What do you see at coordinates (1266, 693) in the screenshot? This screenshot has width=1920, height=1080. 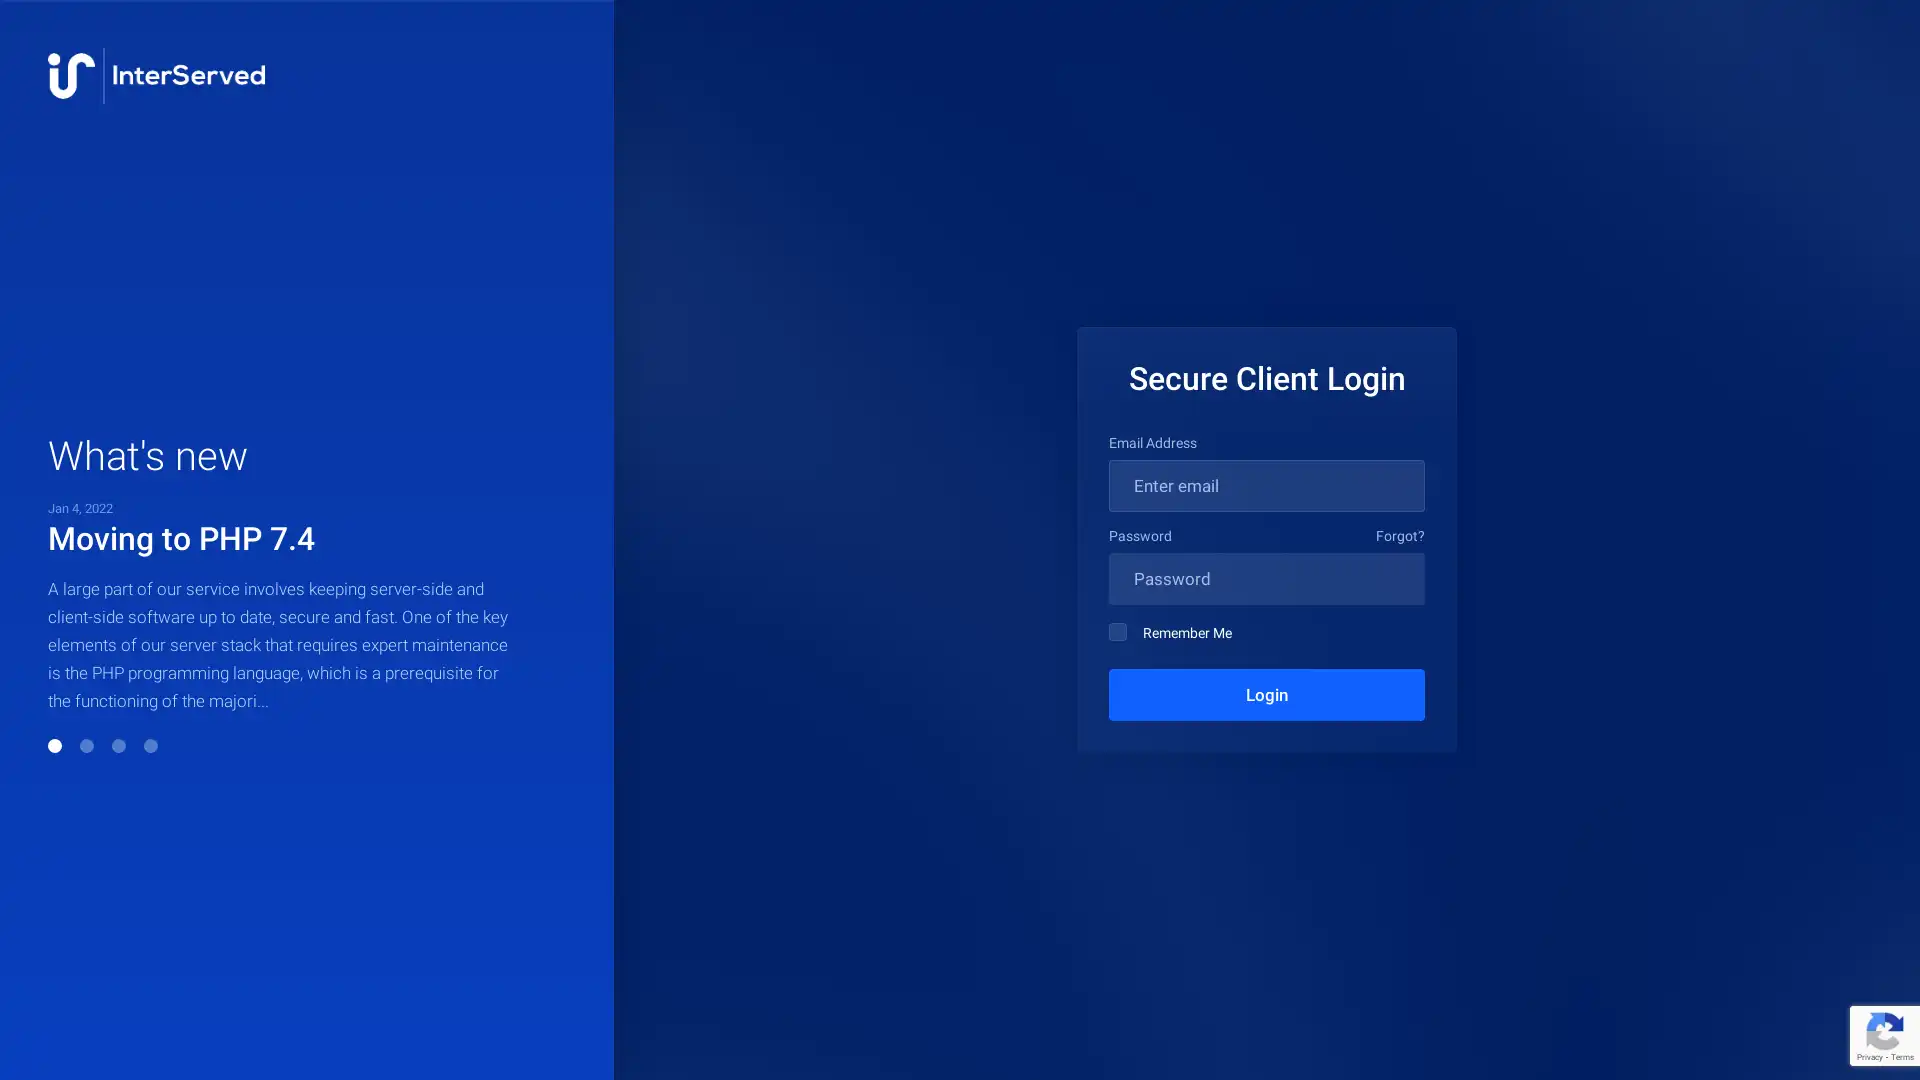 I see `Login` at bounding box center [1266, 693].